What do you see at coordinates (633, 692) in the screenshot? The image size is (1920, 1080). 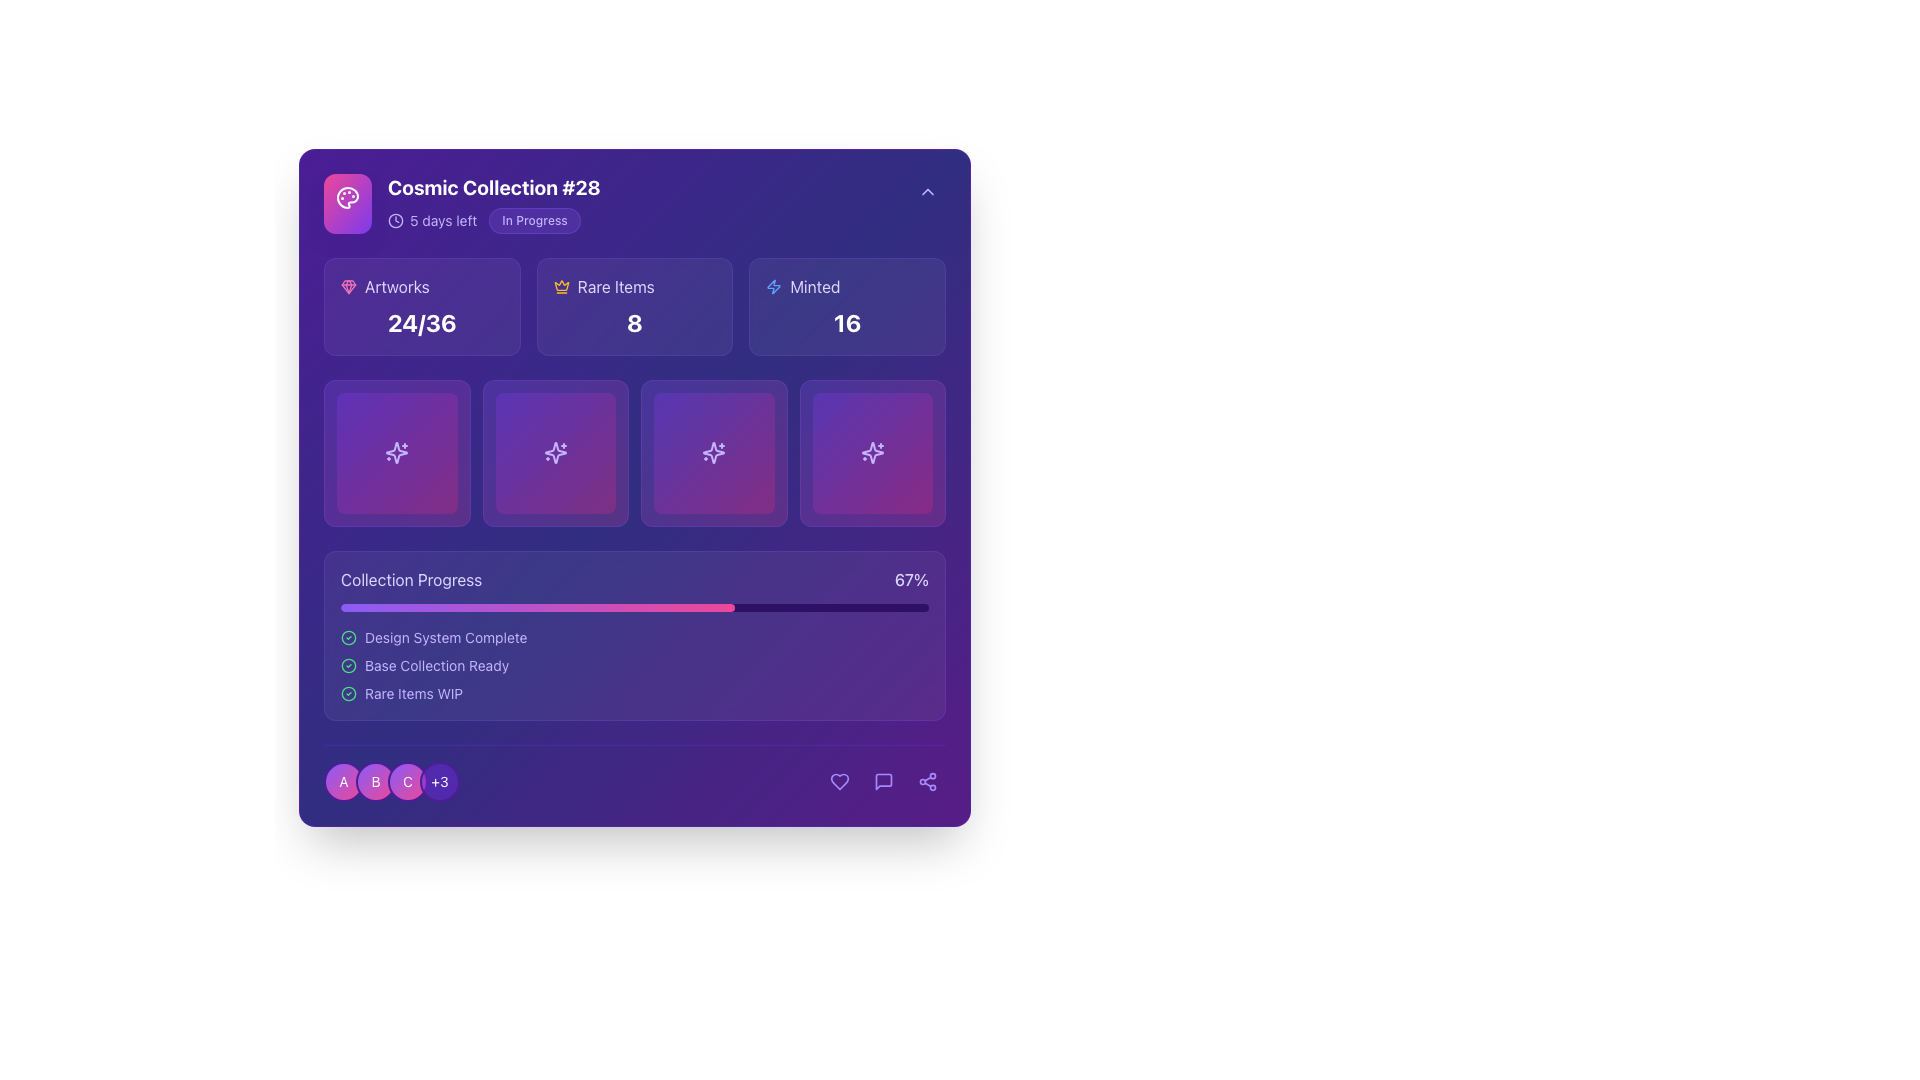 I see `the Text Label indicating the progress status of 'Rare Items WIP' located under 'Collection Progress'` at bounding box center [633, 692].